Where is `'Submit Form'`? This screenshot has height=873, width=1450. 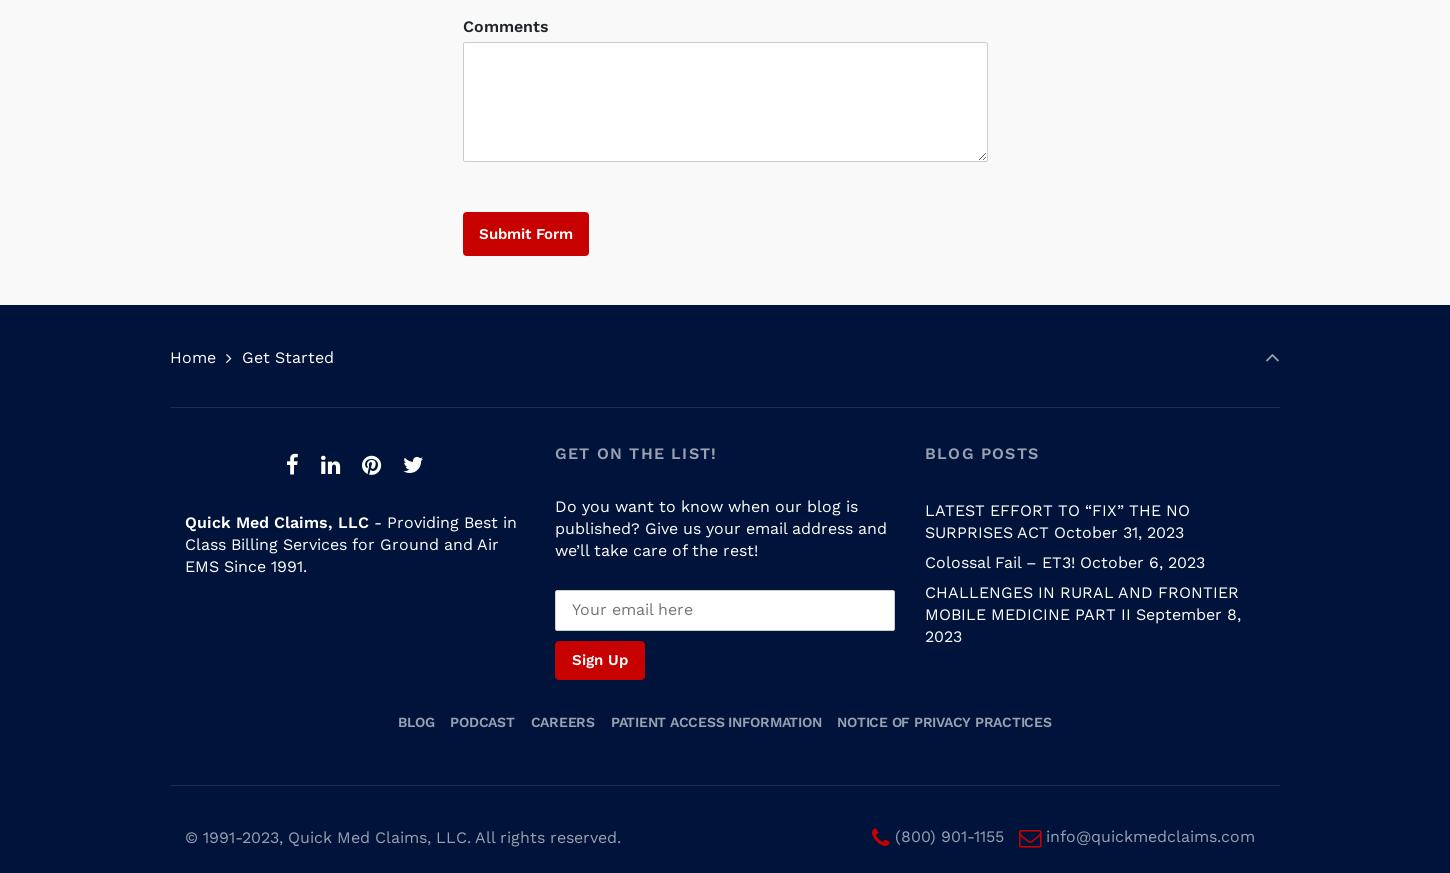 'Submit Form' is located at coordinates (477, 214).